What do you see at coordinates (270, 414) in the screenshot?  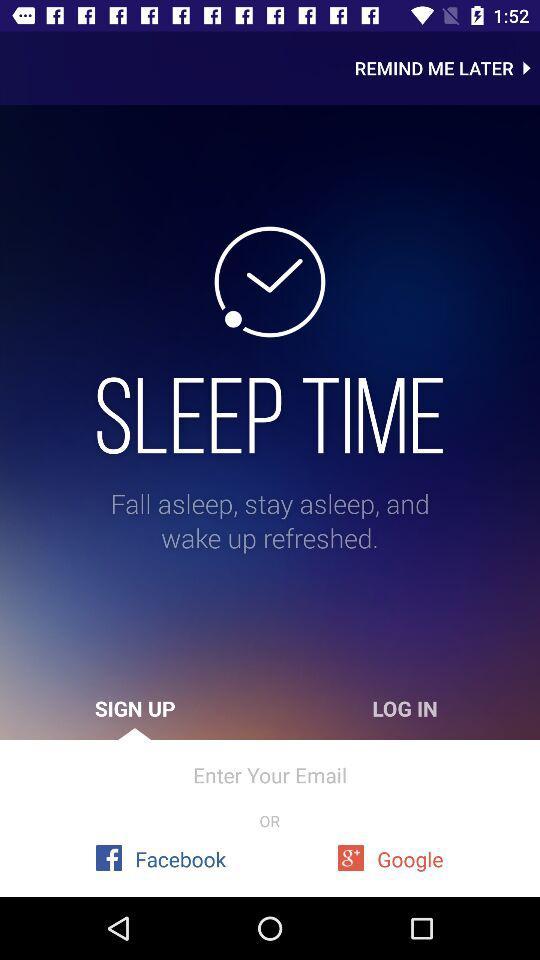 I see `item above fall asleep stay` at bounding box center [270, 414].